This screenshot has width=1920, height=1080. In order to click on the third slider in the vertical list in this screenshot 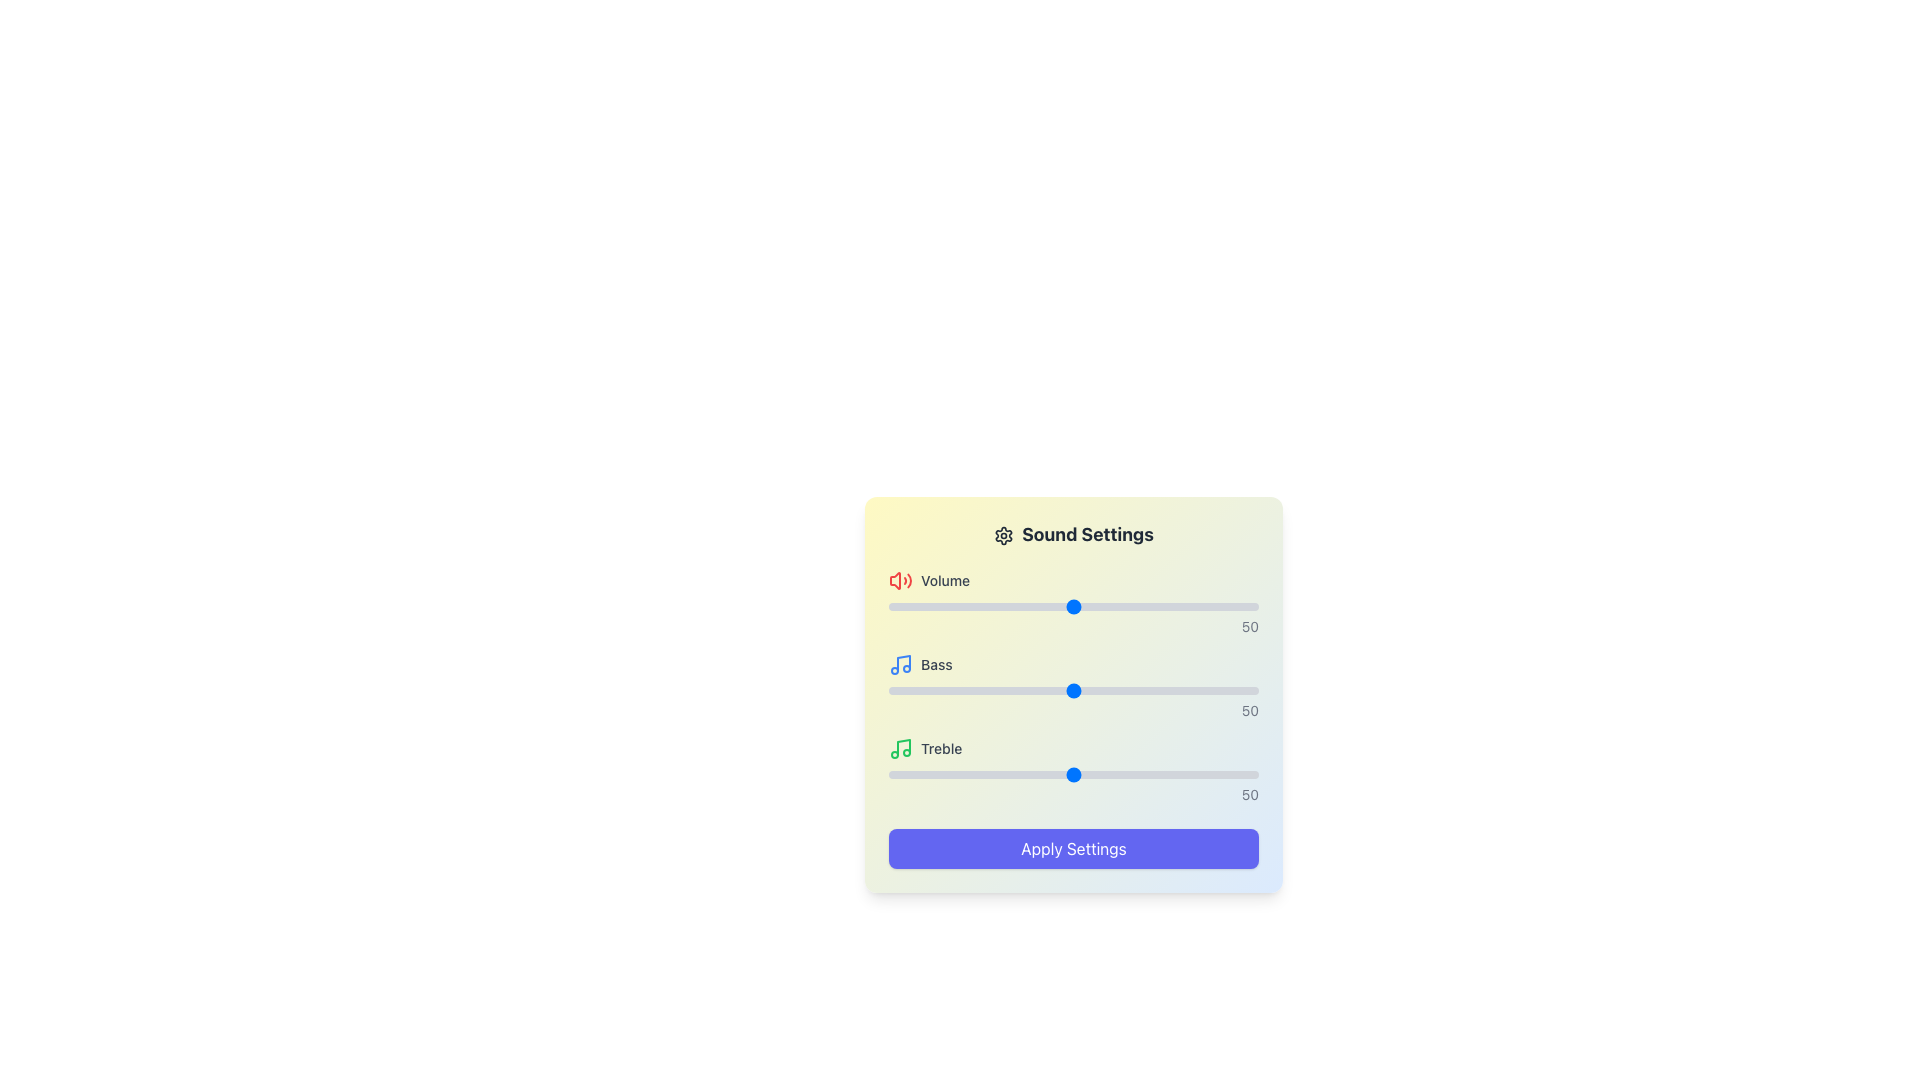, I will do `click(1073, 770)`.